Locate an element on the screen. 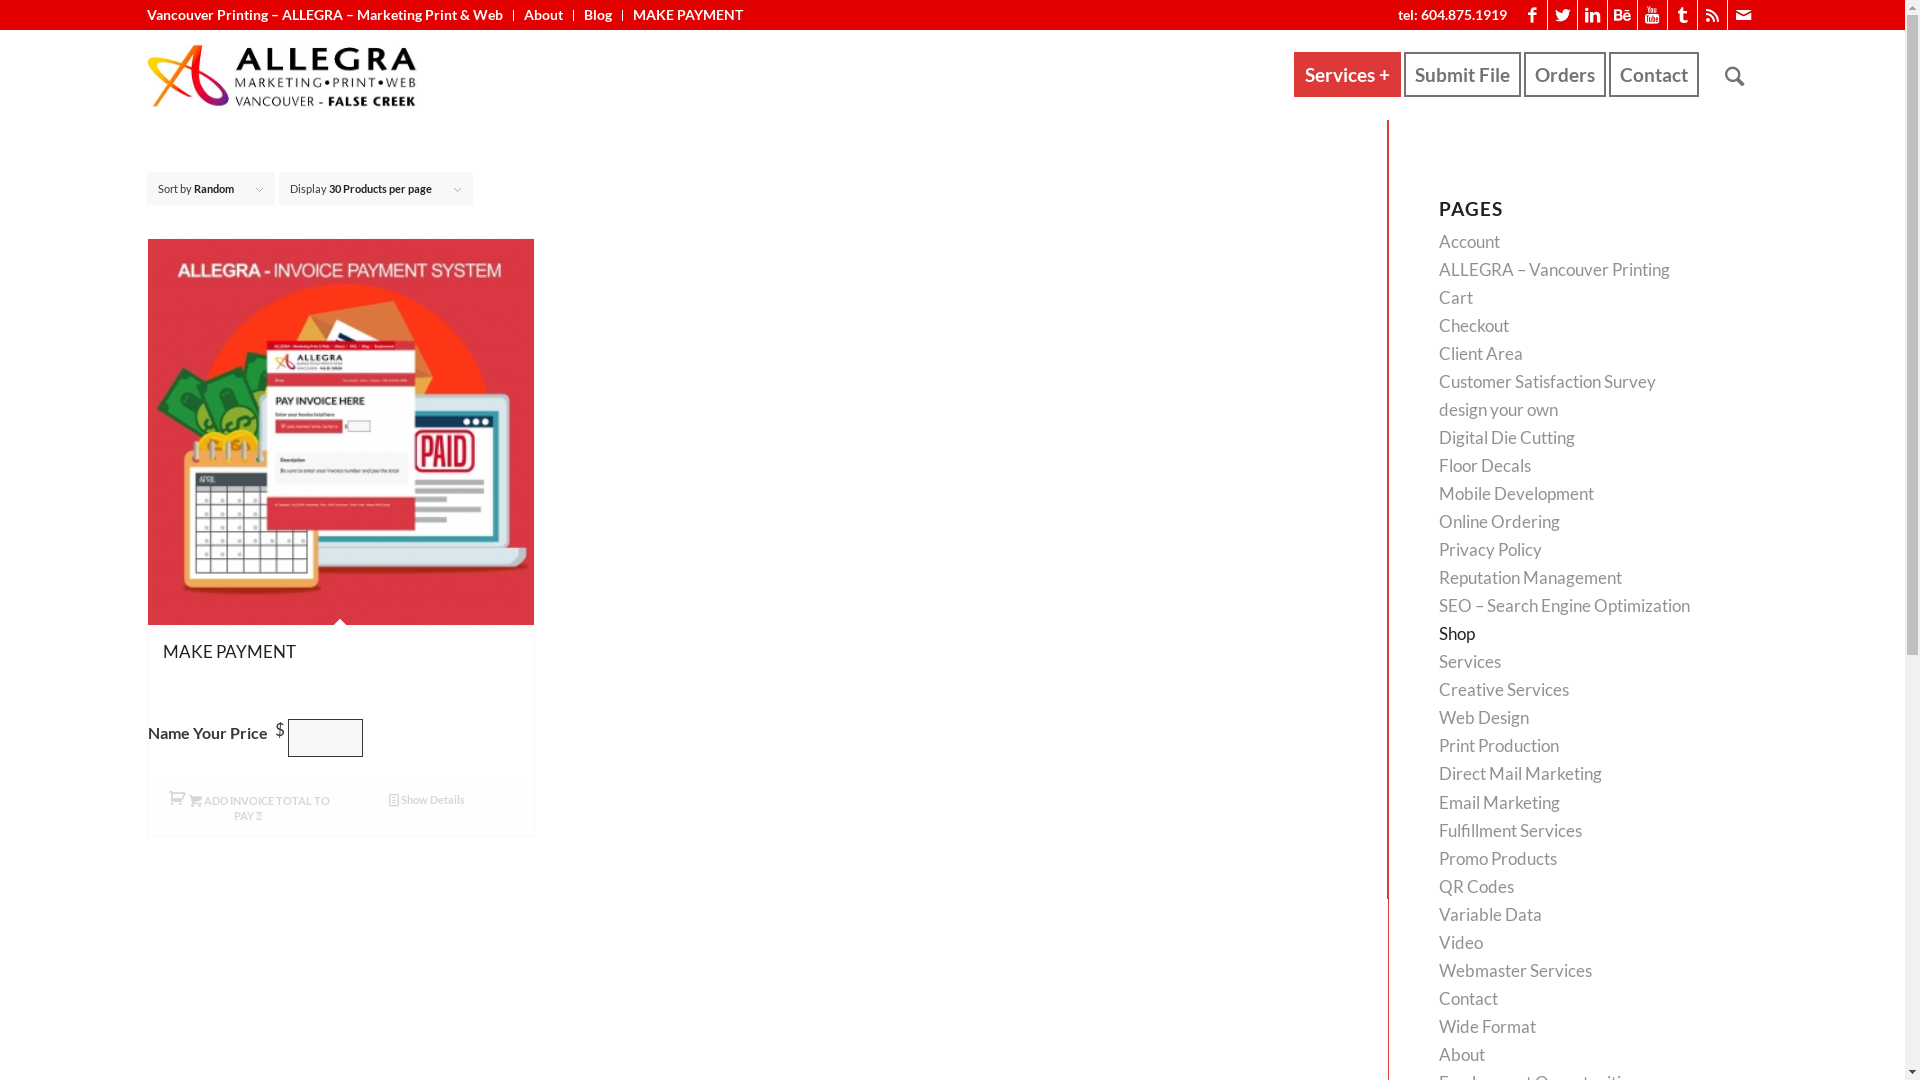 The height and width of the screenshot is (1080, 1920). 'Video' is located at coordinates (1460, 942).